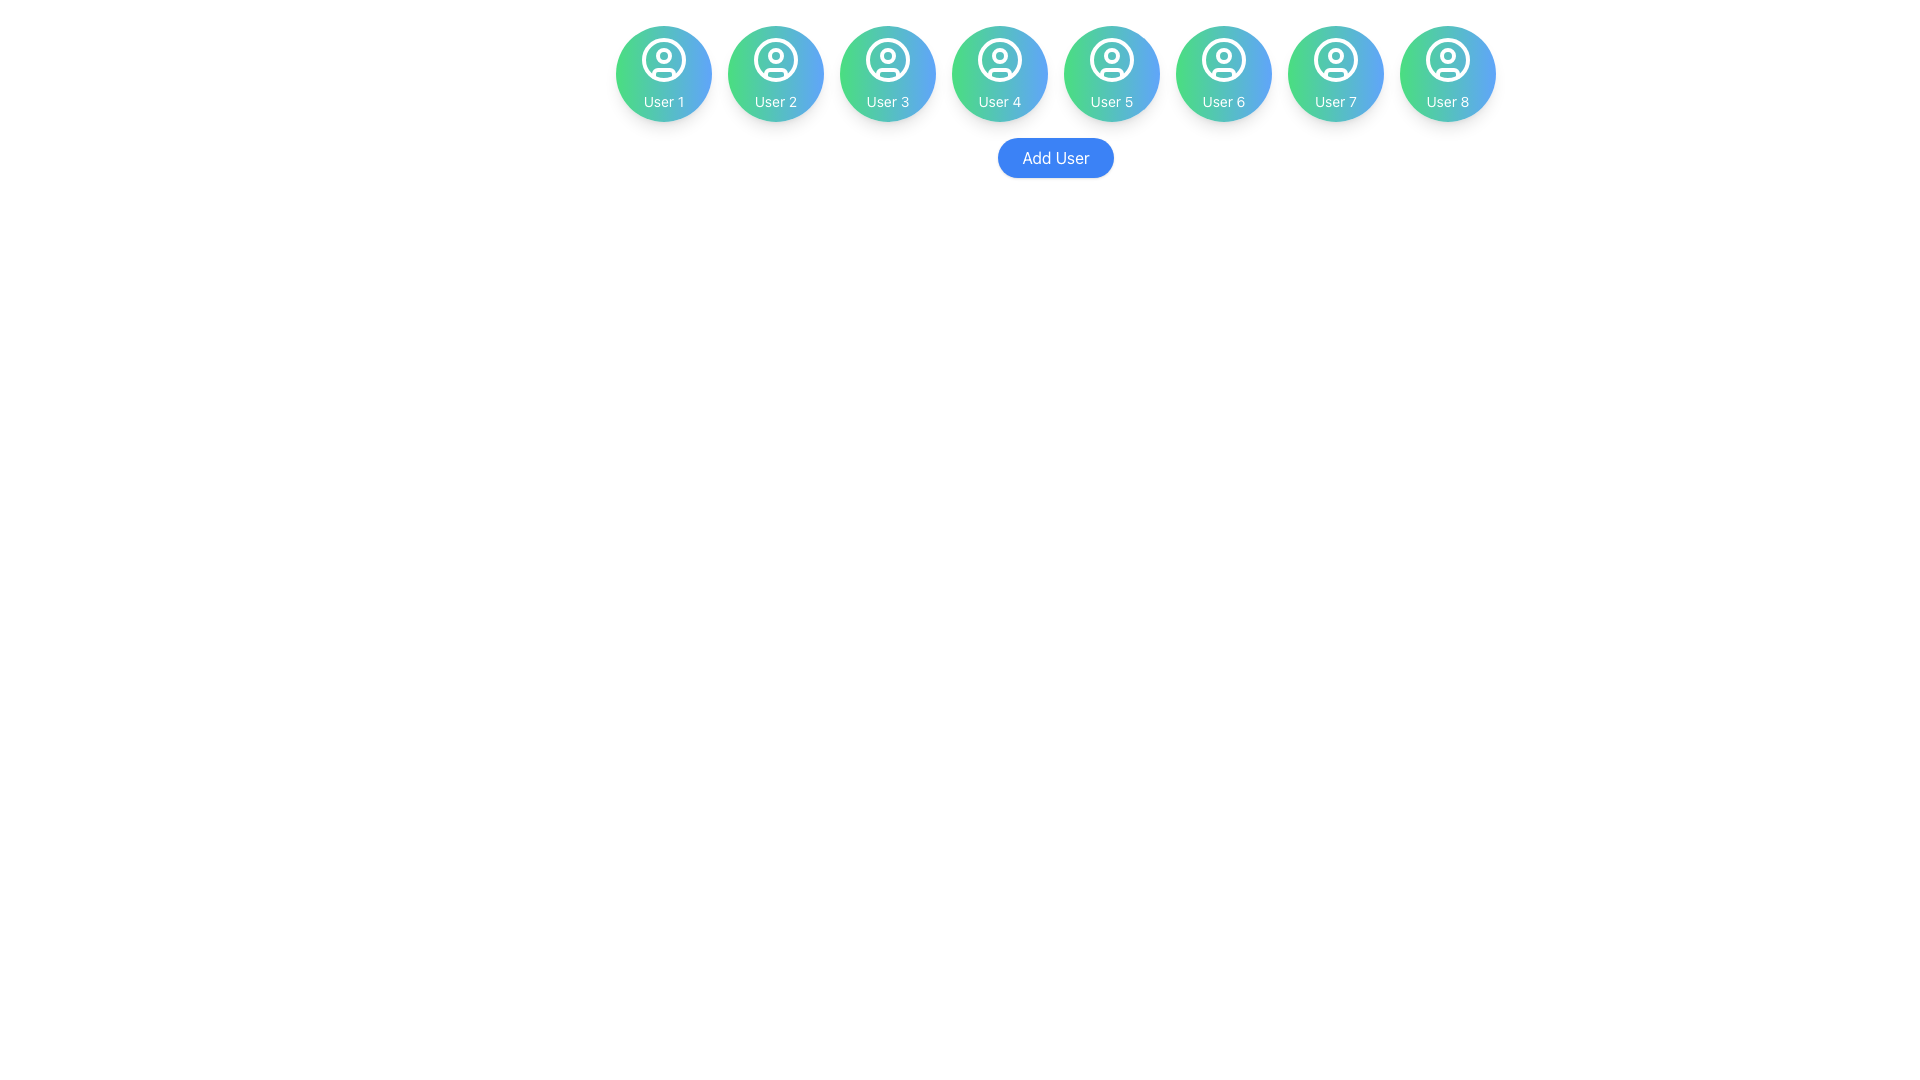 Image resolution: width=1920 pixels, height=1080 pixels. Describe the element at coordinates (887, 101) in the screenshot. I see `the text label that identifies 'User 3', positioned under the user icon in the 3rd position from the left` at that location.